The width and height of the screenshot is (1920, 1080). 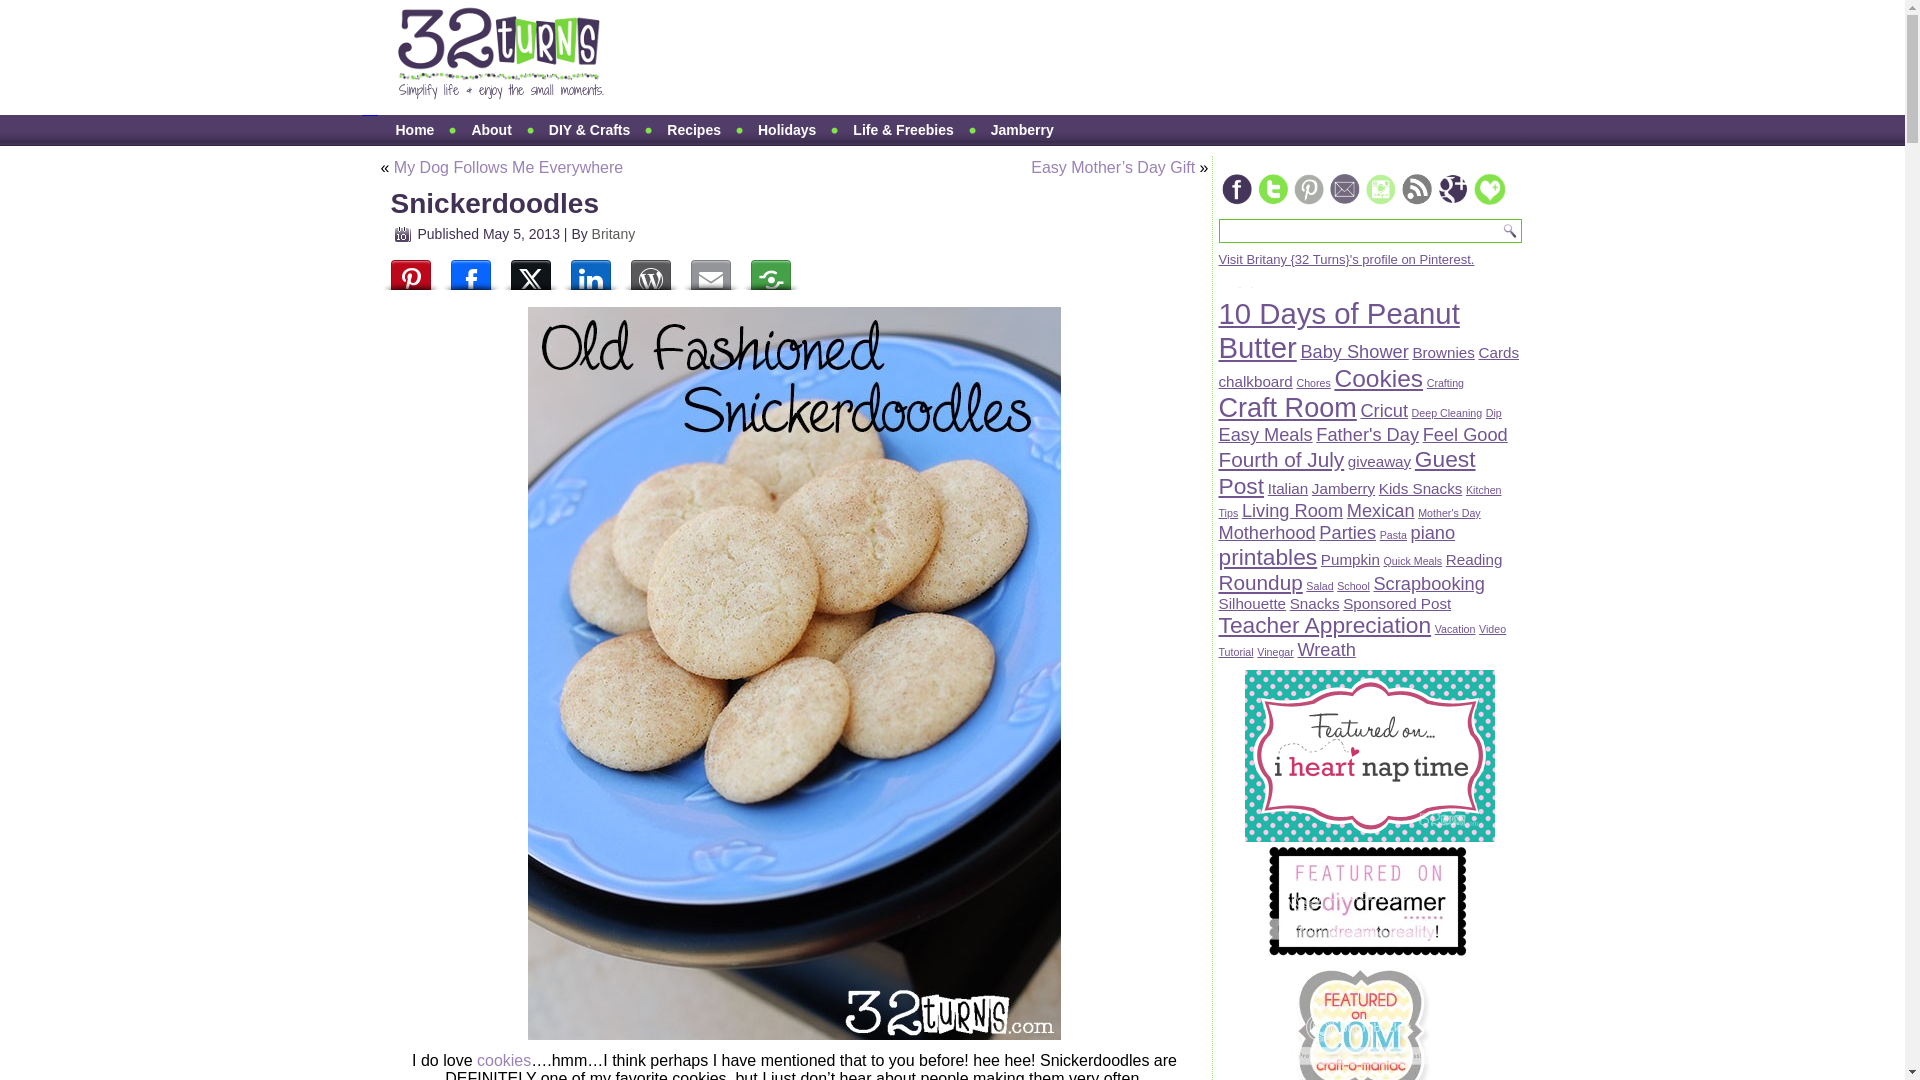 I want to click on 'Home', so click(x=413, y=130).